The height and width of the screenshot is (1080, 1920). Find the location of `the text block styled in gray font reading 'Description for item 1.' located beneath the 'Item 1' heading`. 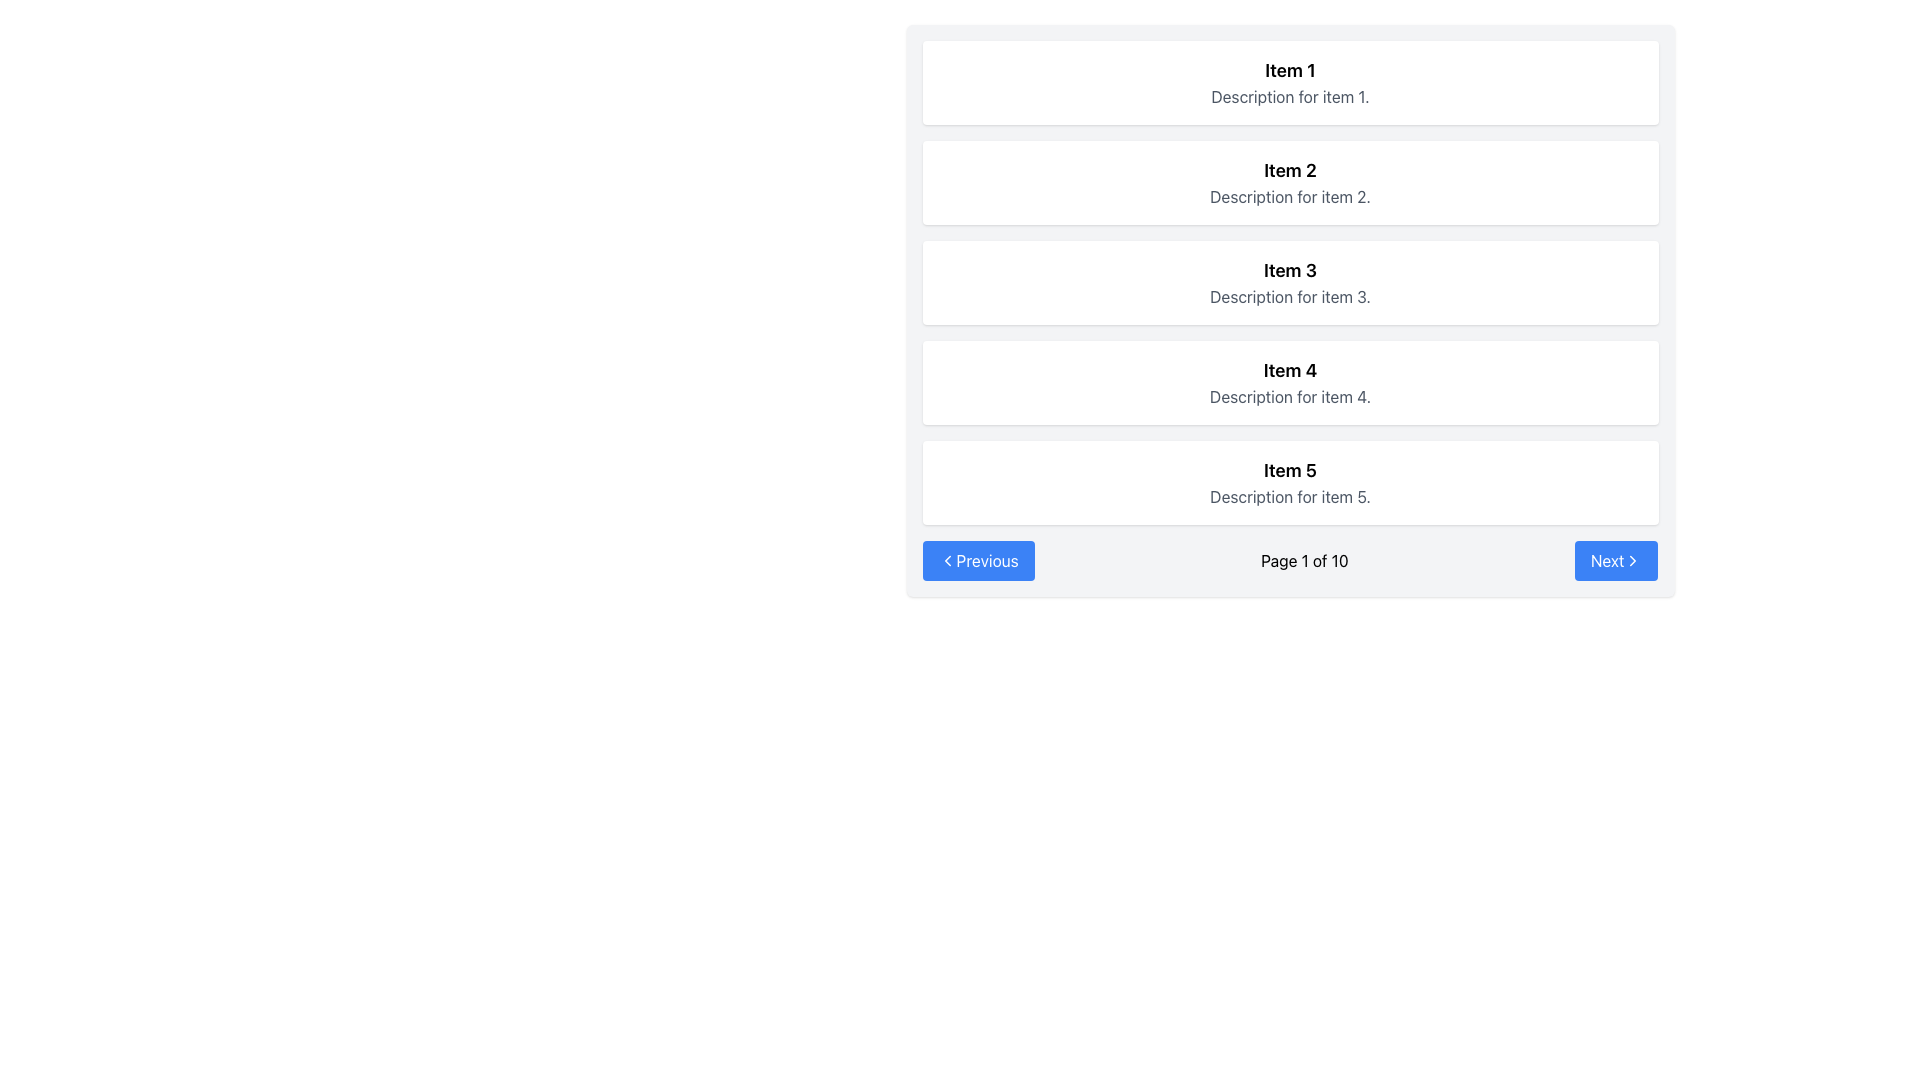

the text block styled in gray font reading 'Description for item 1.' located beneath the 'Item 1' heading is located at coordinates (1290, 96).